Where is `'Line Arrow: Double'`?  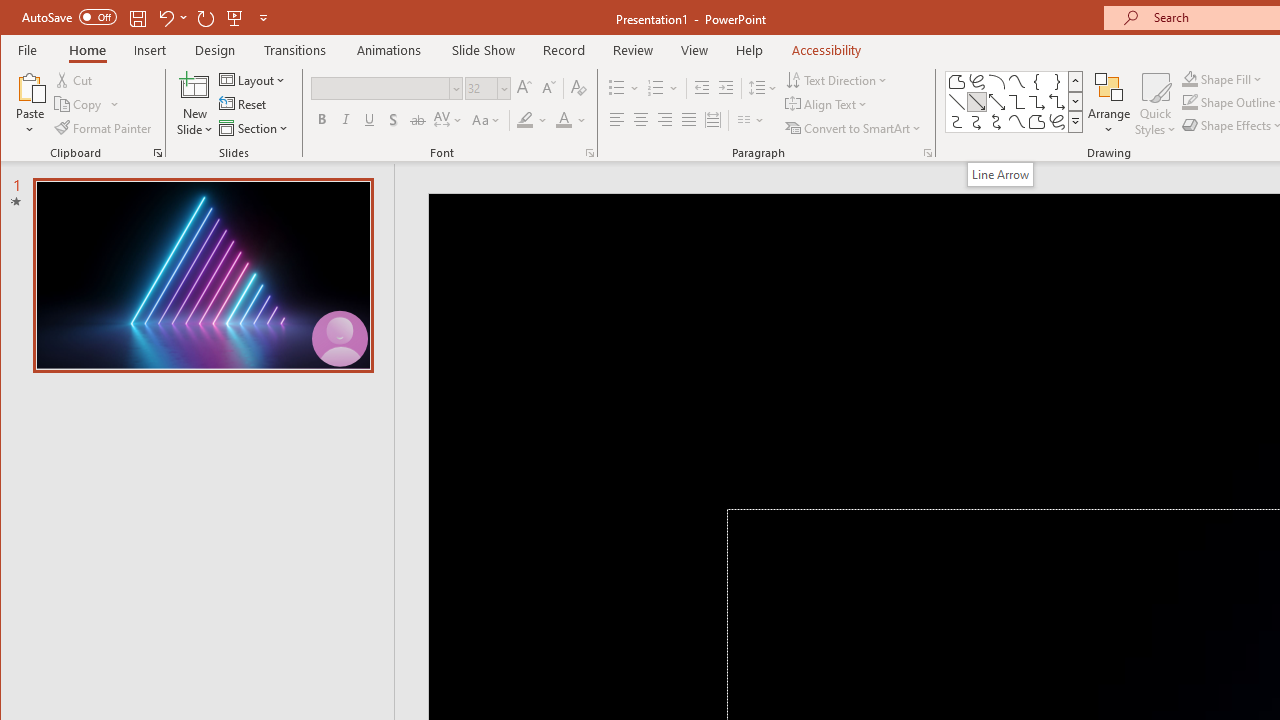 'Line Arrow: Double' is located at coordinates (997, 102).